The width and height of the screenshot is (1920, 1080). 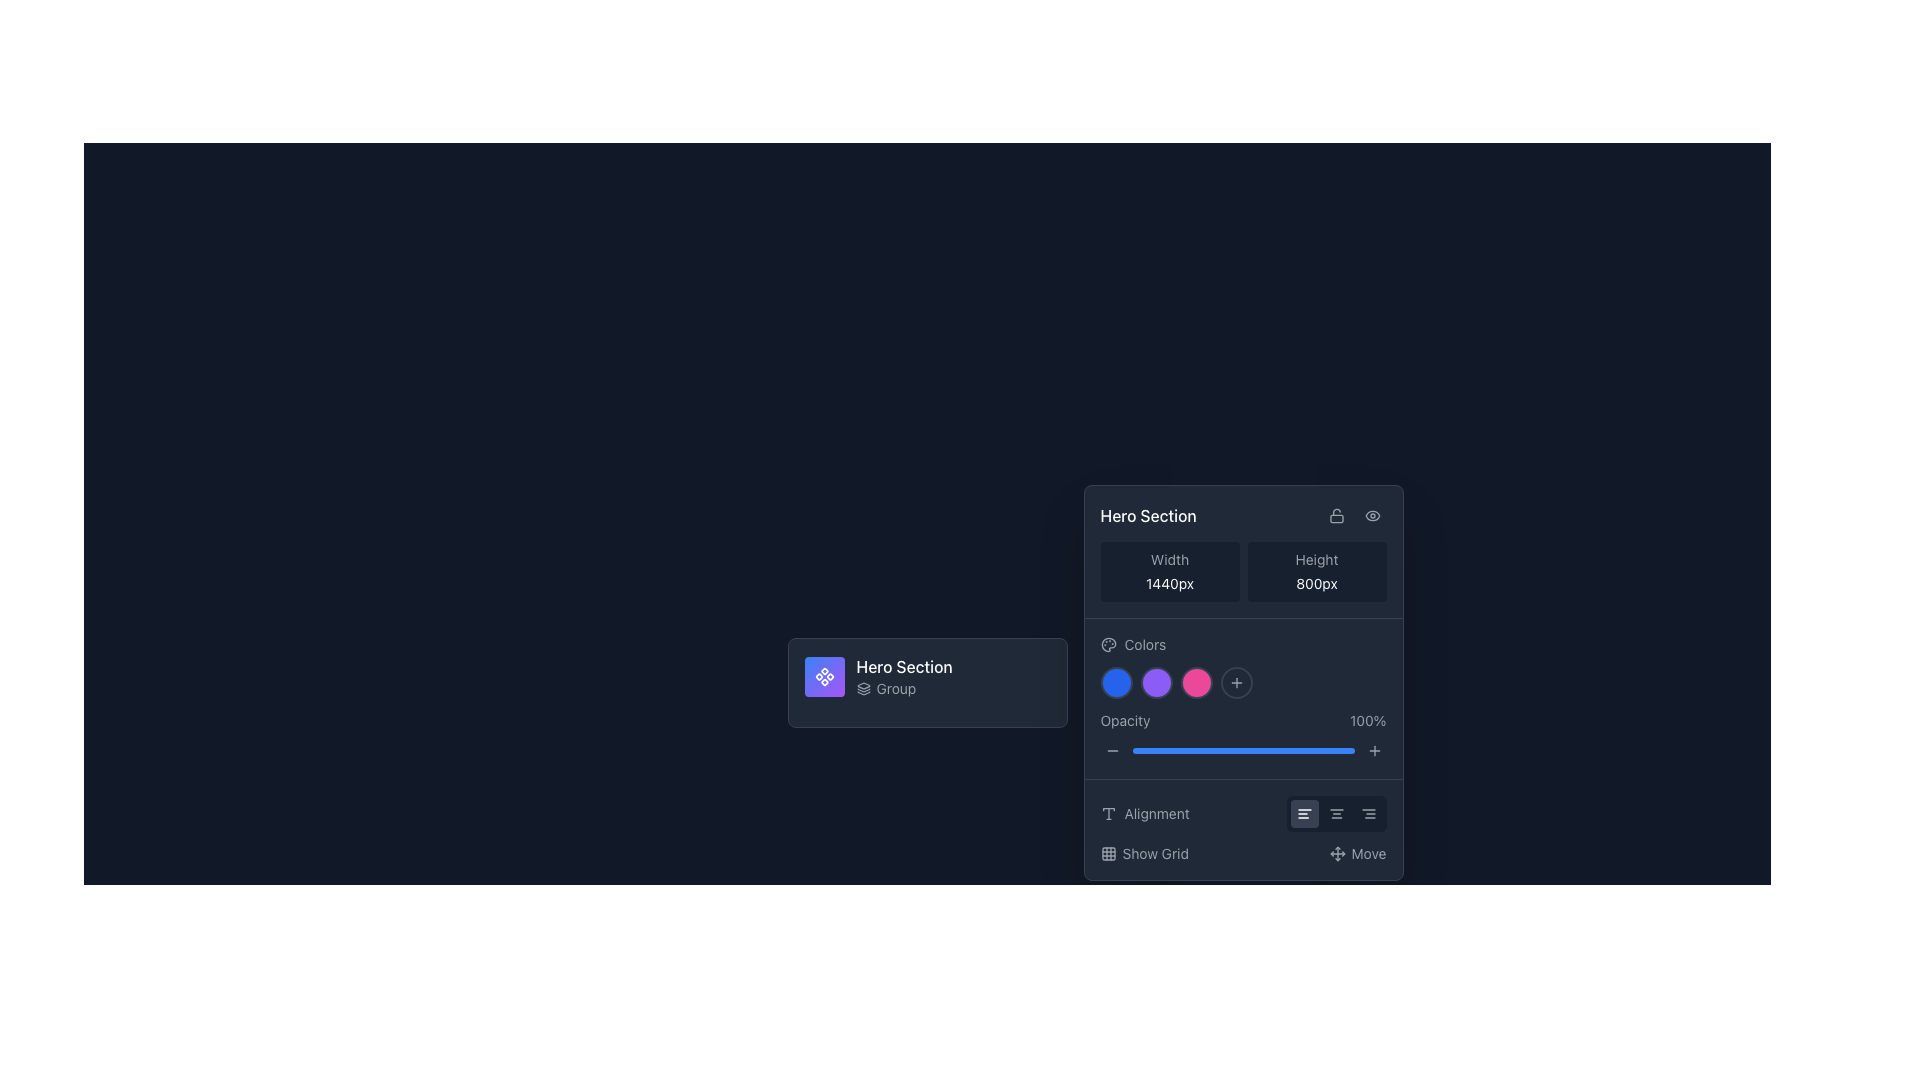 What do you see at coordinates (1367, 853) in the screenshot?
I see `the text label displaying 'Move'` at bounding box center [1367, 853].